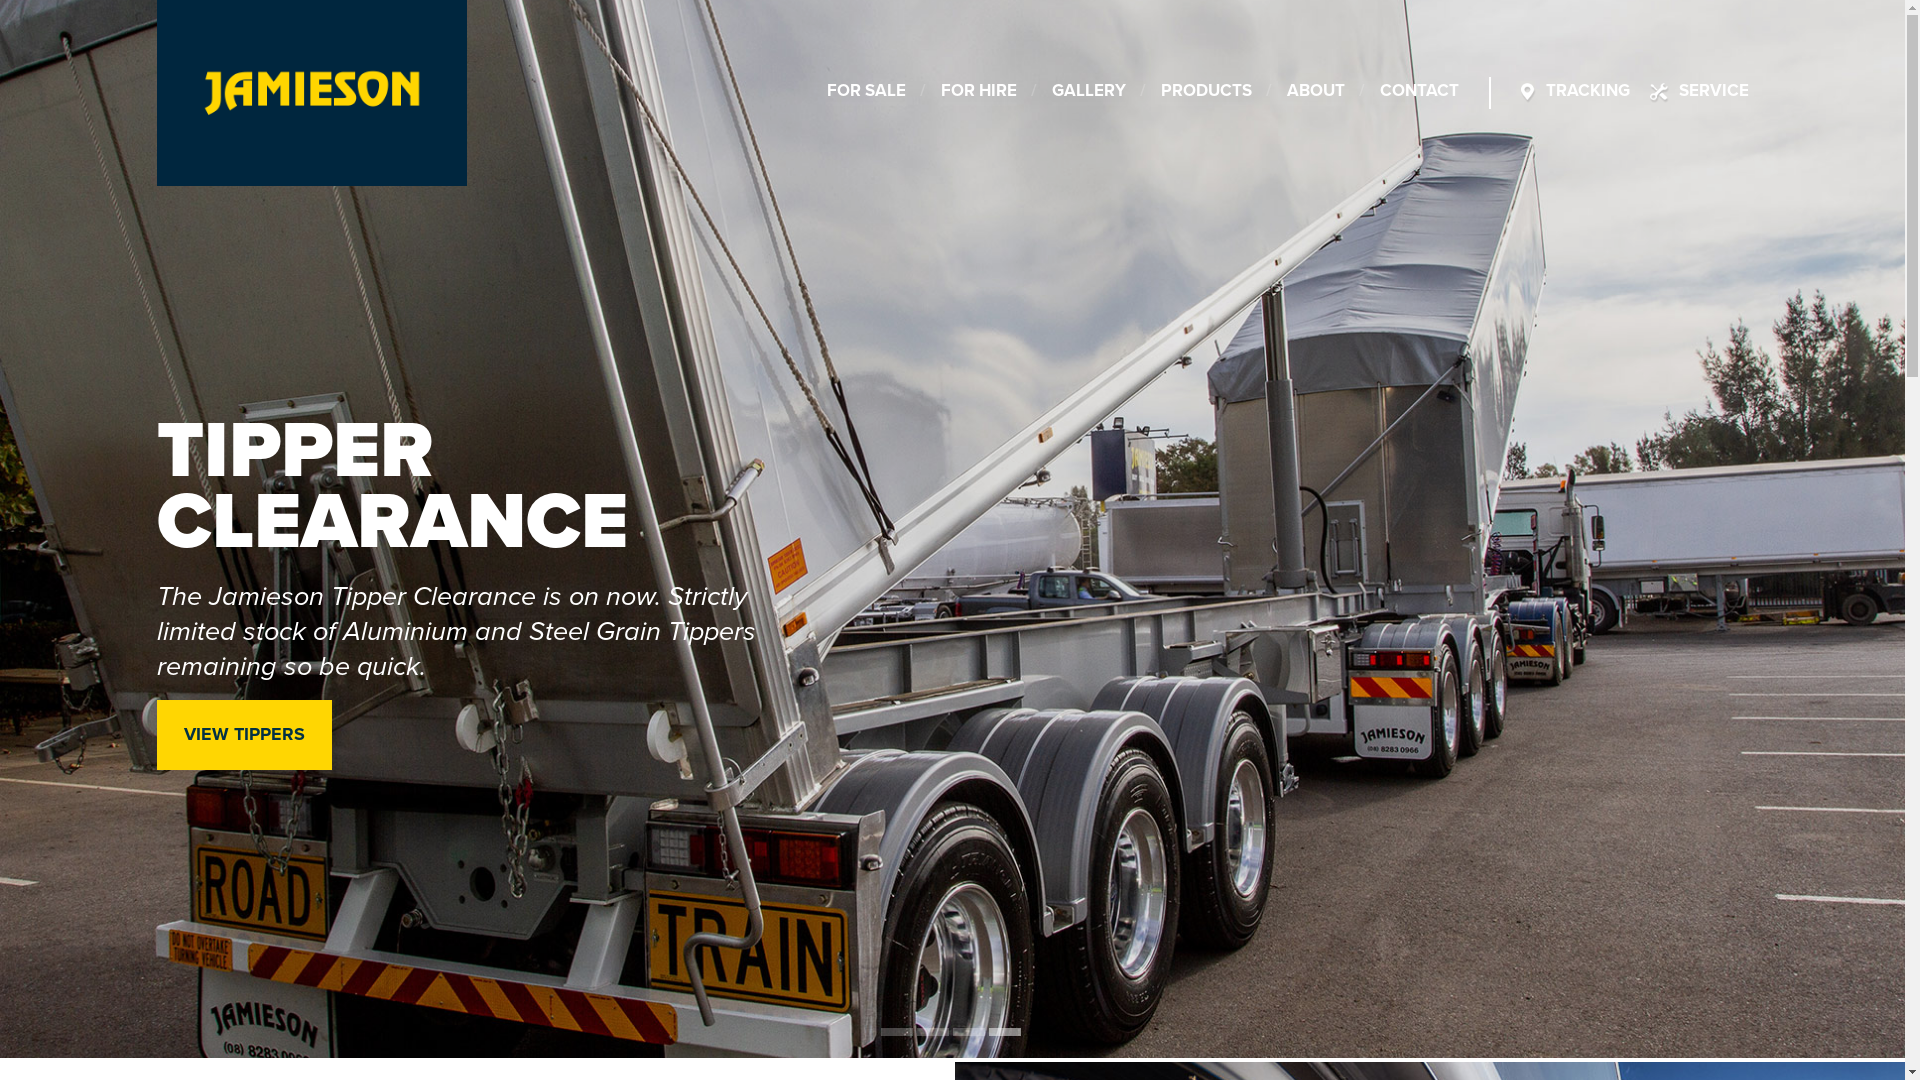  I want to click on 'FOR HIRE', so click(979, 92).